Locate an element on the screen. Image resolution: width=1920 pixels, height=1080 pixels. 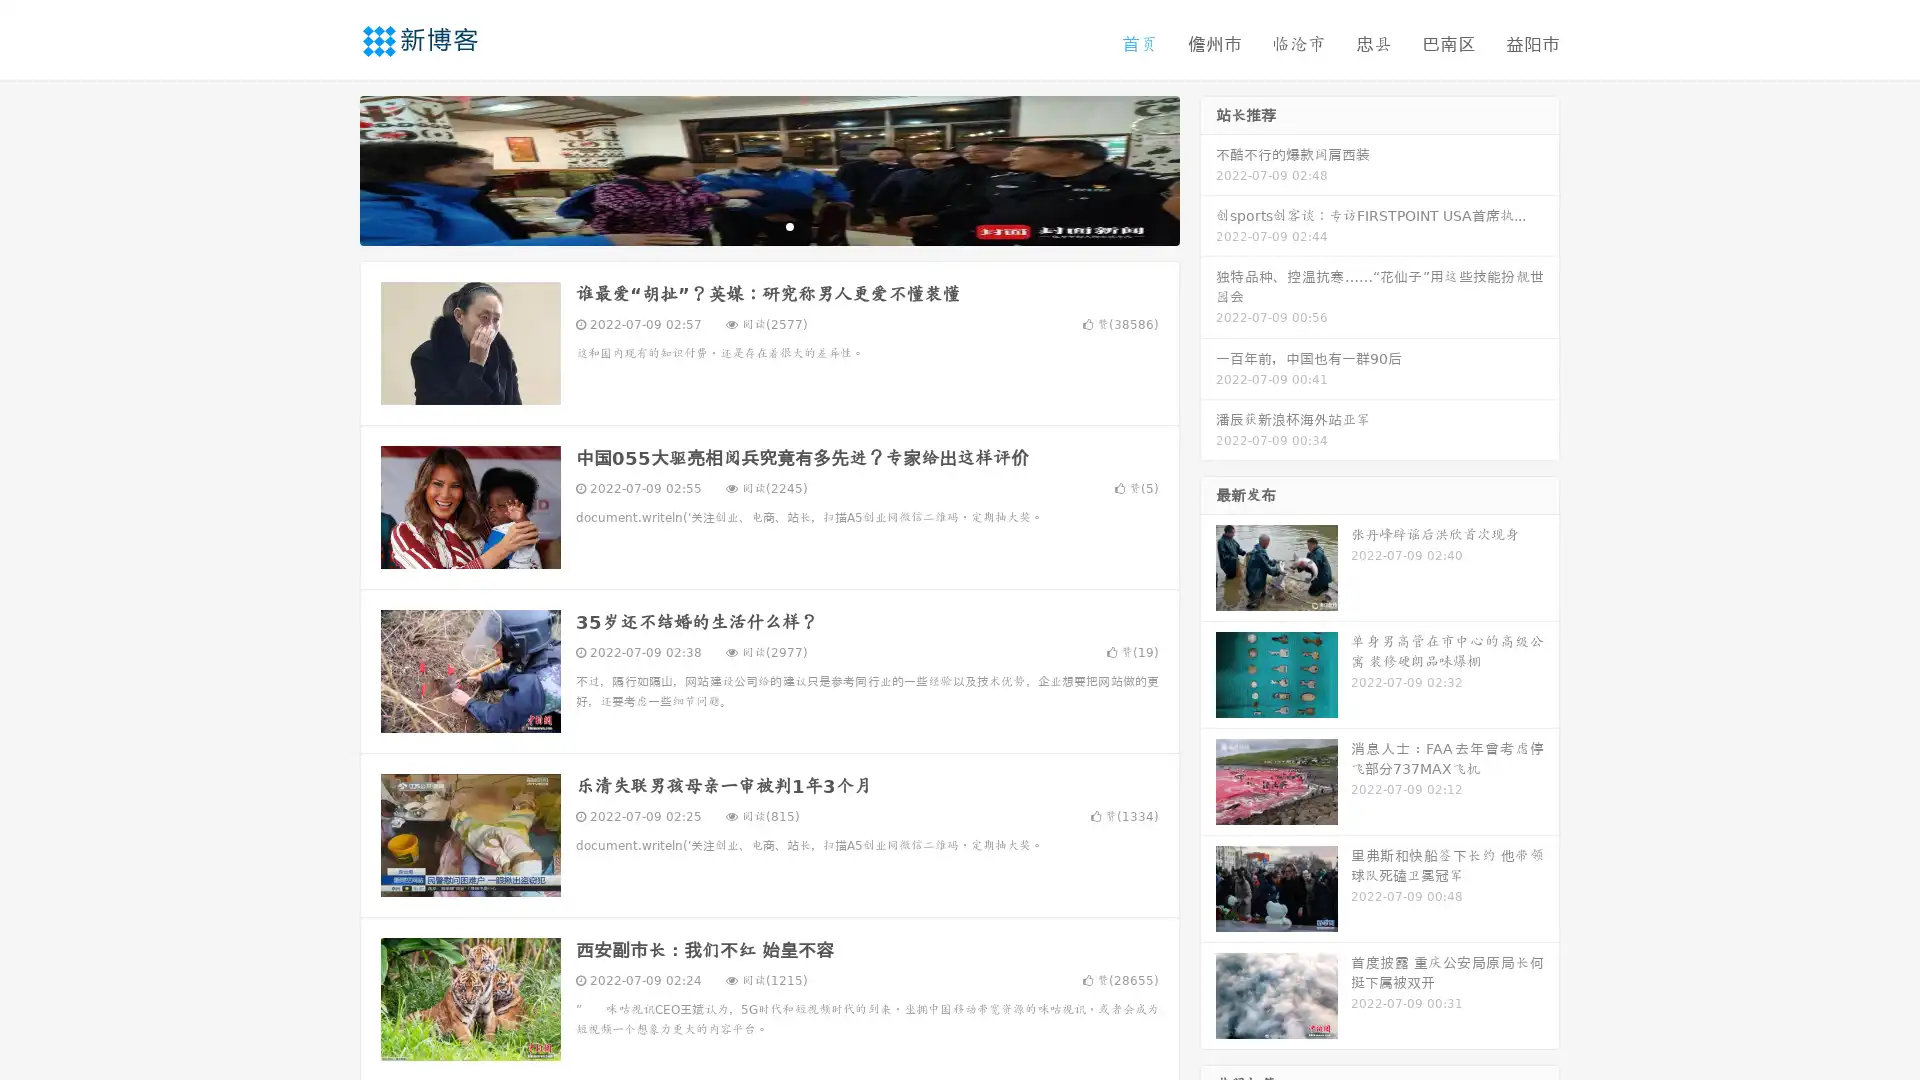
Go to slide 2 is located at coordinates (768, 225).